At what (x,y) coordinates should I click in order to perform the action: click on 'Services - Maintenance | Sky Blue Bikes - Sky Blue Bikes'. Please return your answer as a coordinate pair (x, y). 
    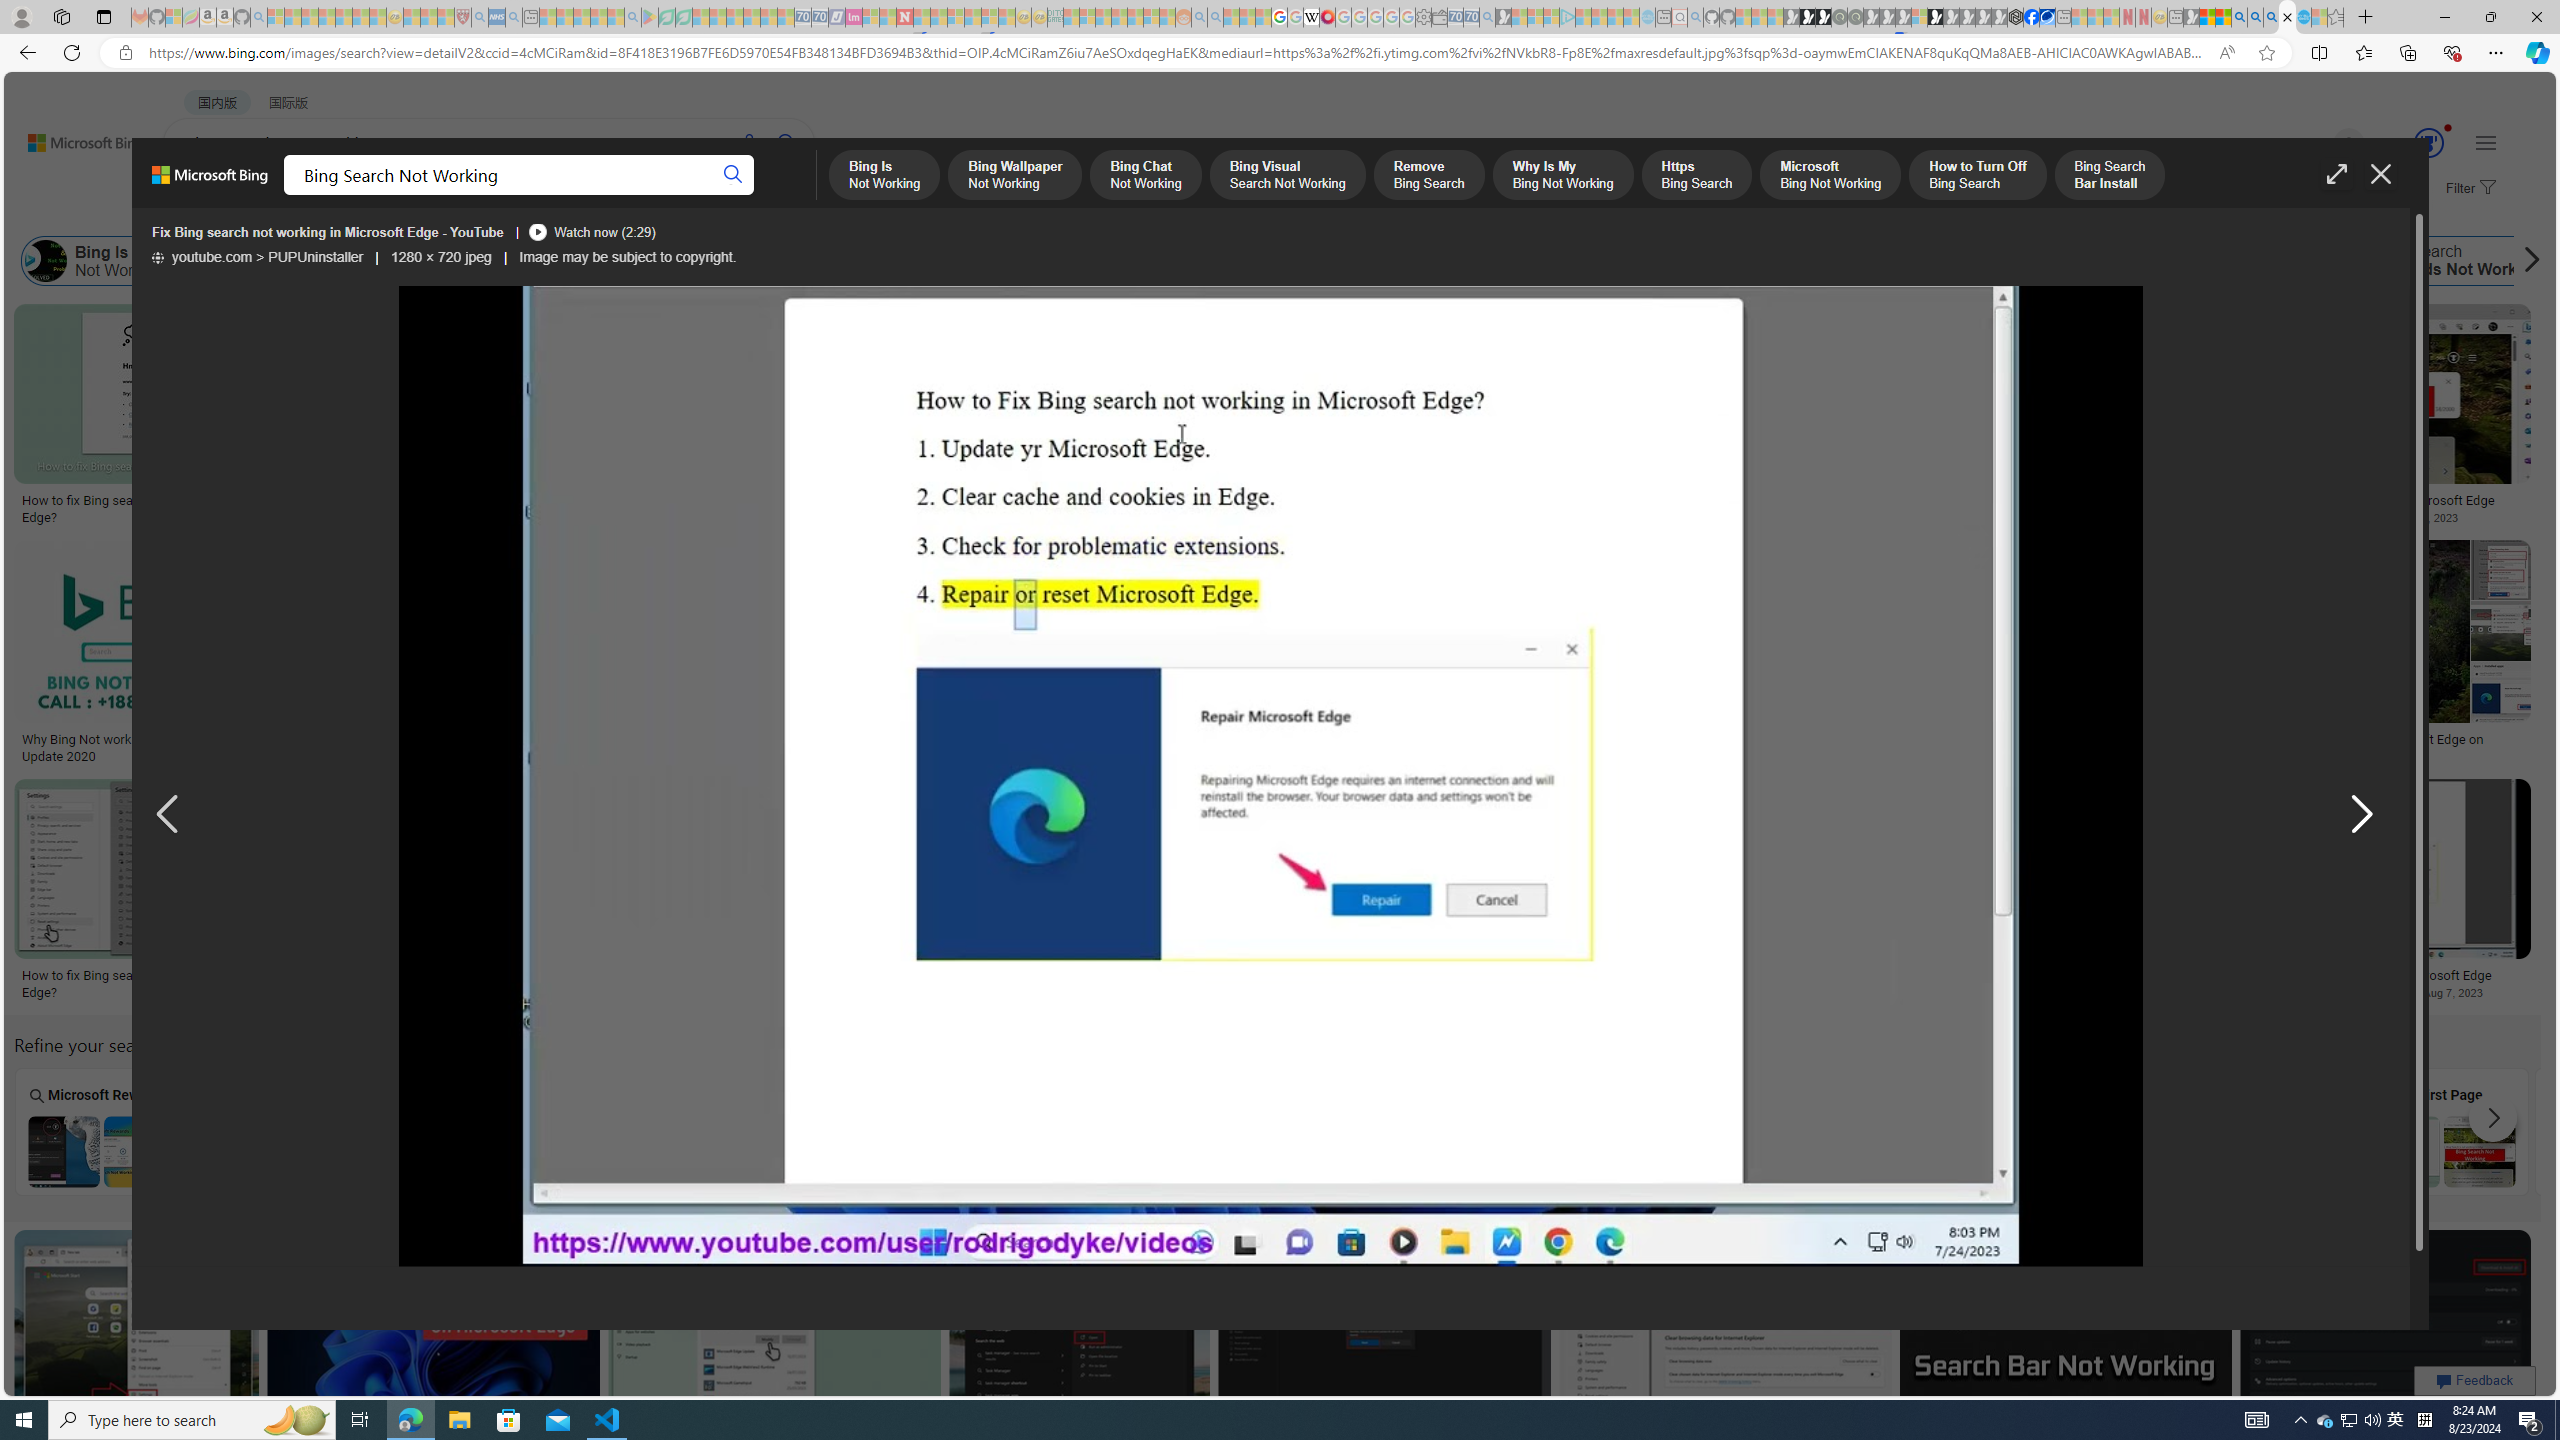
    Looking at the image, I should click on (2302, 16).